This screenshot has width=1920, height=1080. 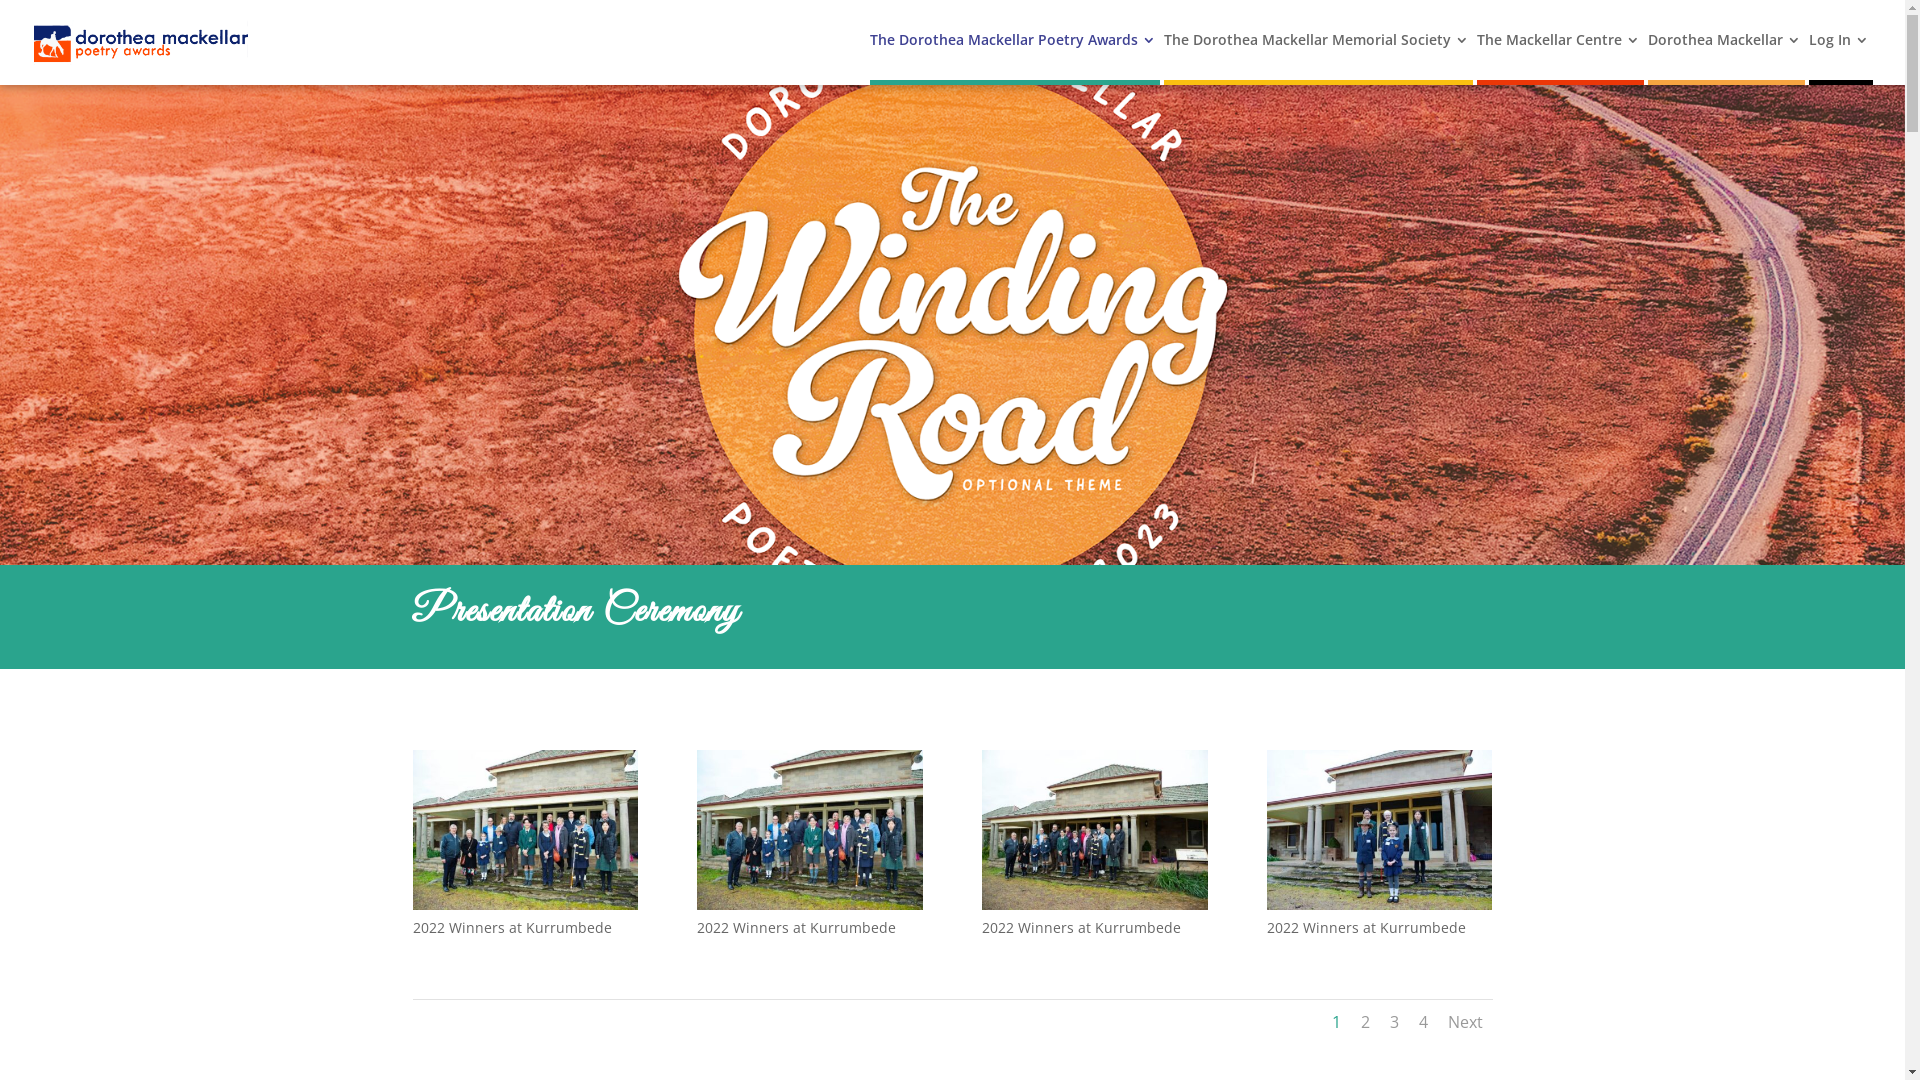 What do you see at coordinates (1393, 1022) in the screenshot?
I see `'3'` at bounding box center [1393, 1022].